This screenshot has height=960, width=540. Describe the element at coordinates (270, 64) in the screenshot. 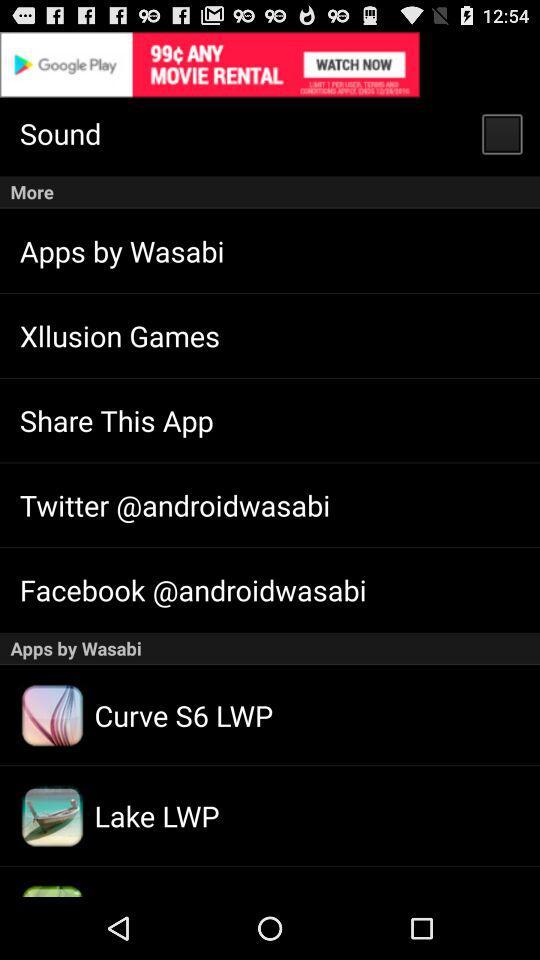

I see `google play` at that location.